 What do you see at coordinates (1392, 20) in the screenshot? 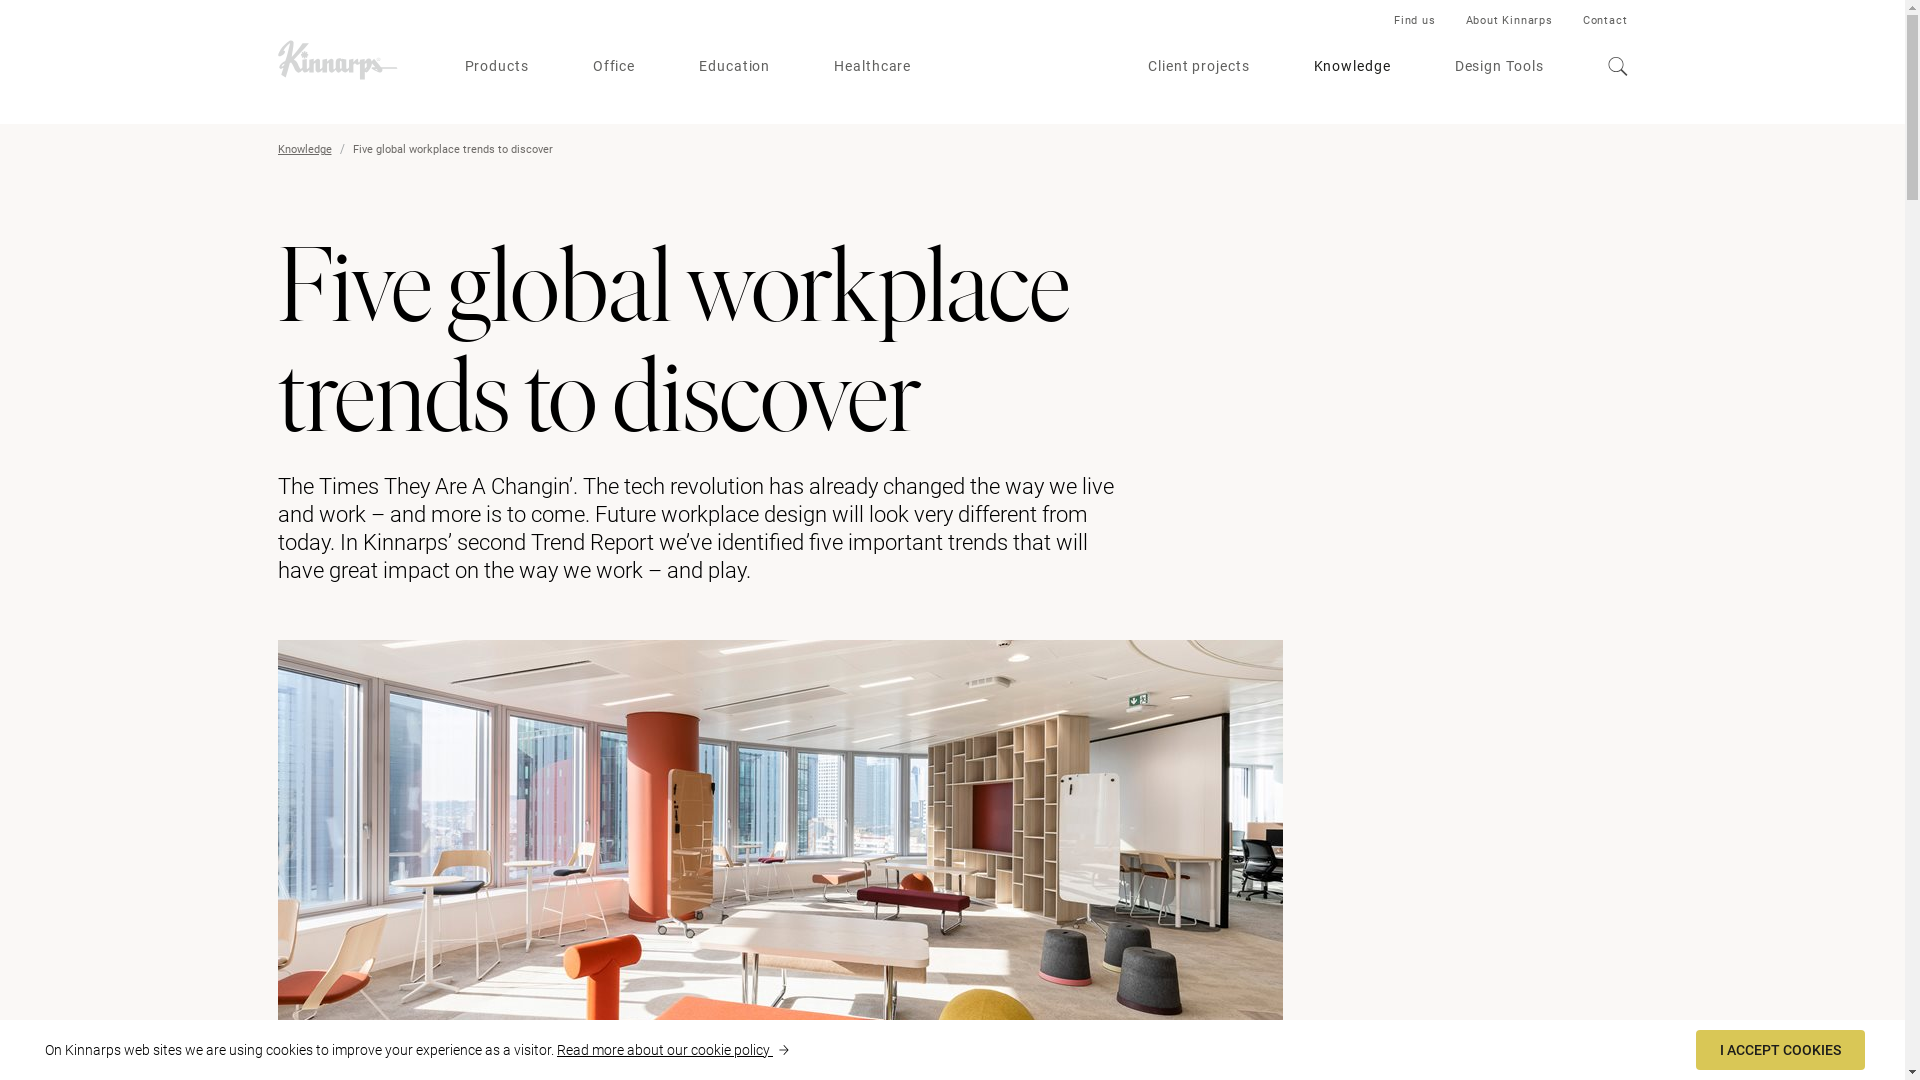
I see `'Find us'` at bounding box center [1392, 20].